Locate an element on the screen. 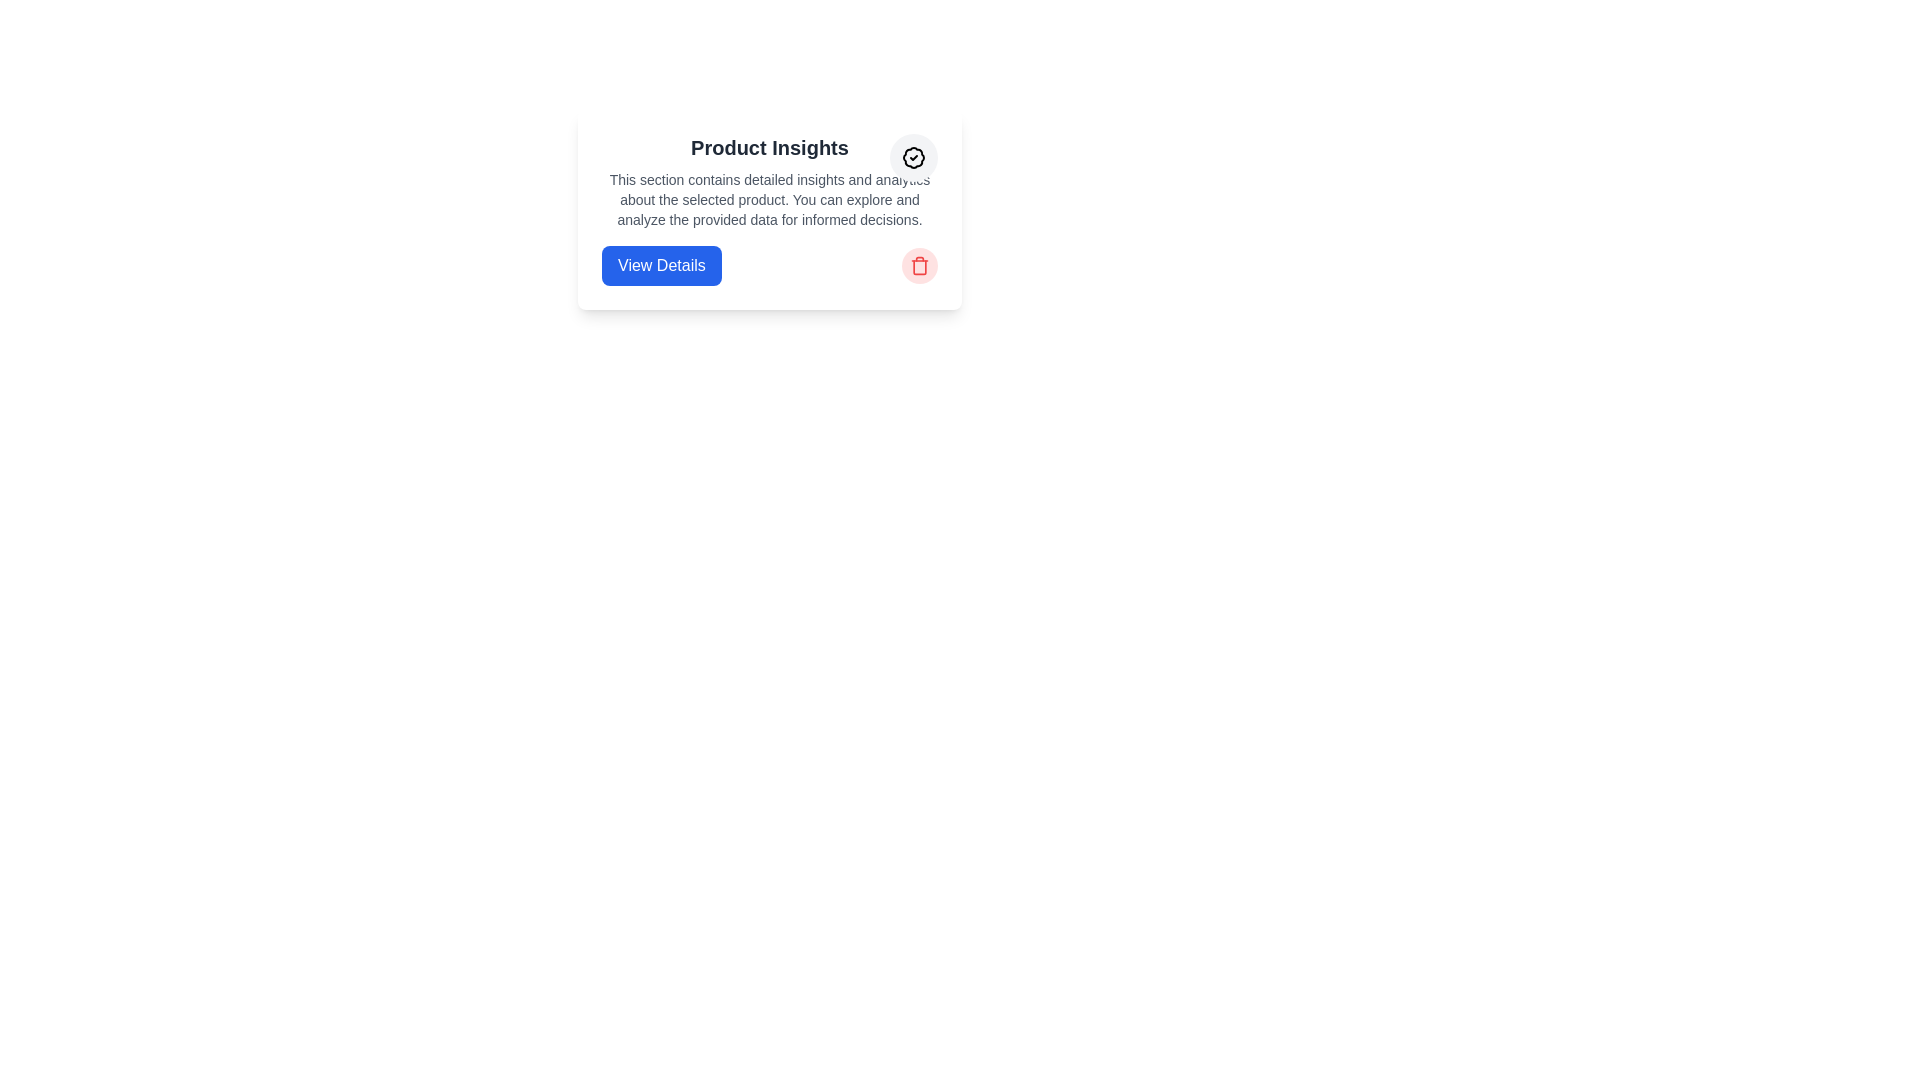 The width and height of the screenshot is (1920, 1080). the blue button labeled 'View Details' is located at coordinates (661, 265).